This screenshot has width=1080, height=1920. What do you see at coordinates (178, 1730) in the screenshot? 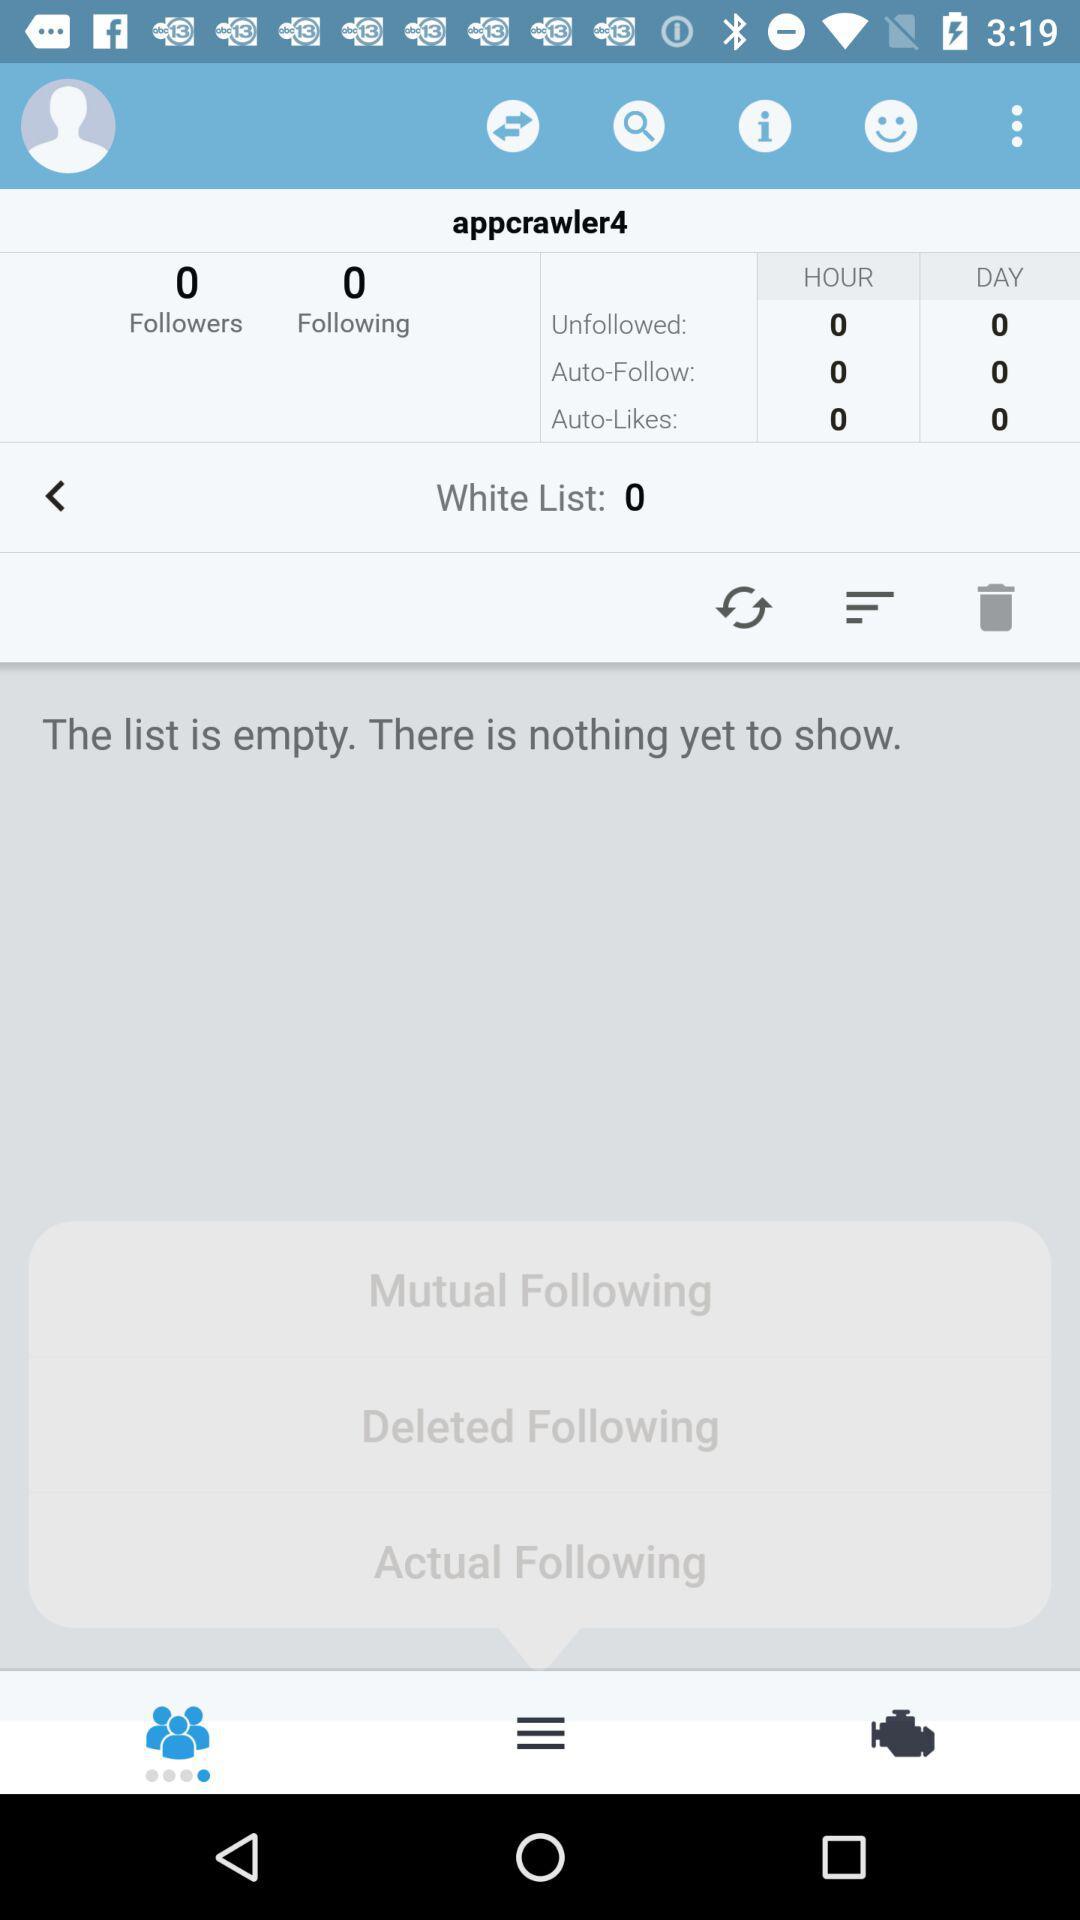
I see `group icon` at bounding box center [178, 1730].